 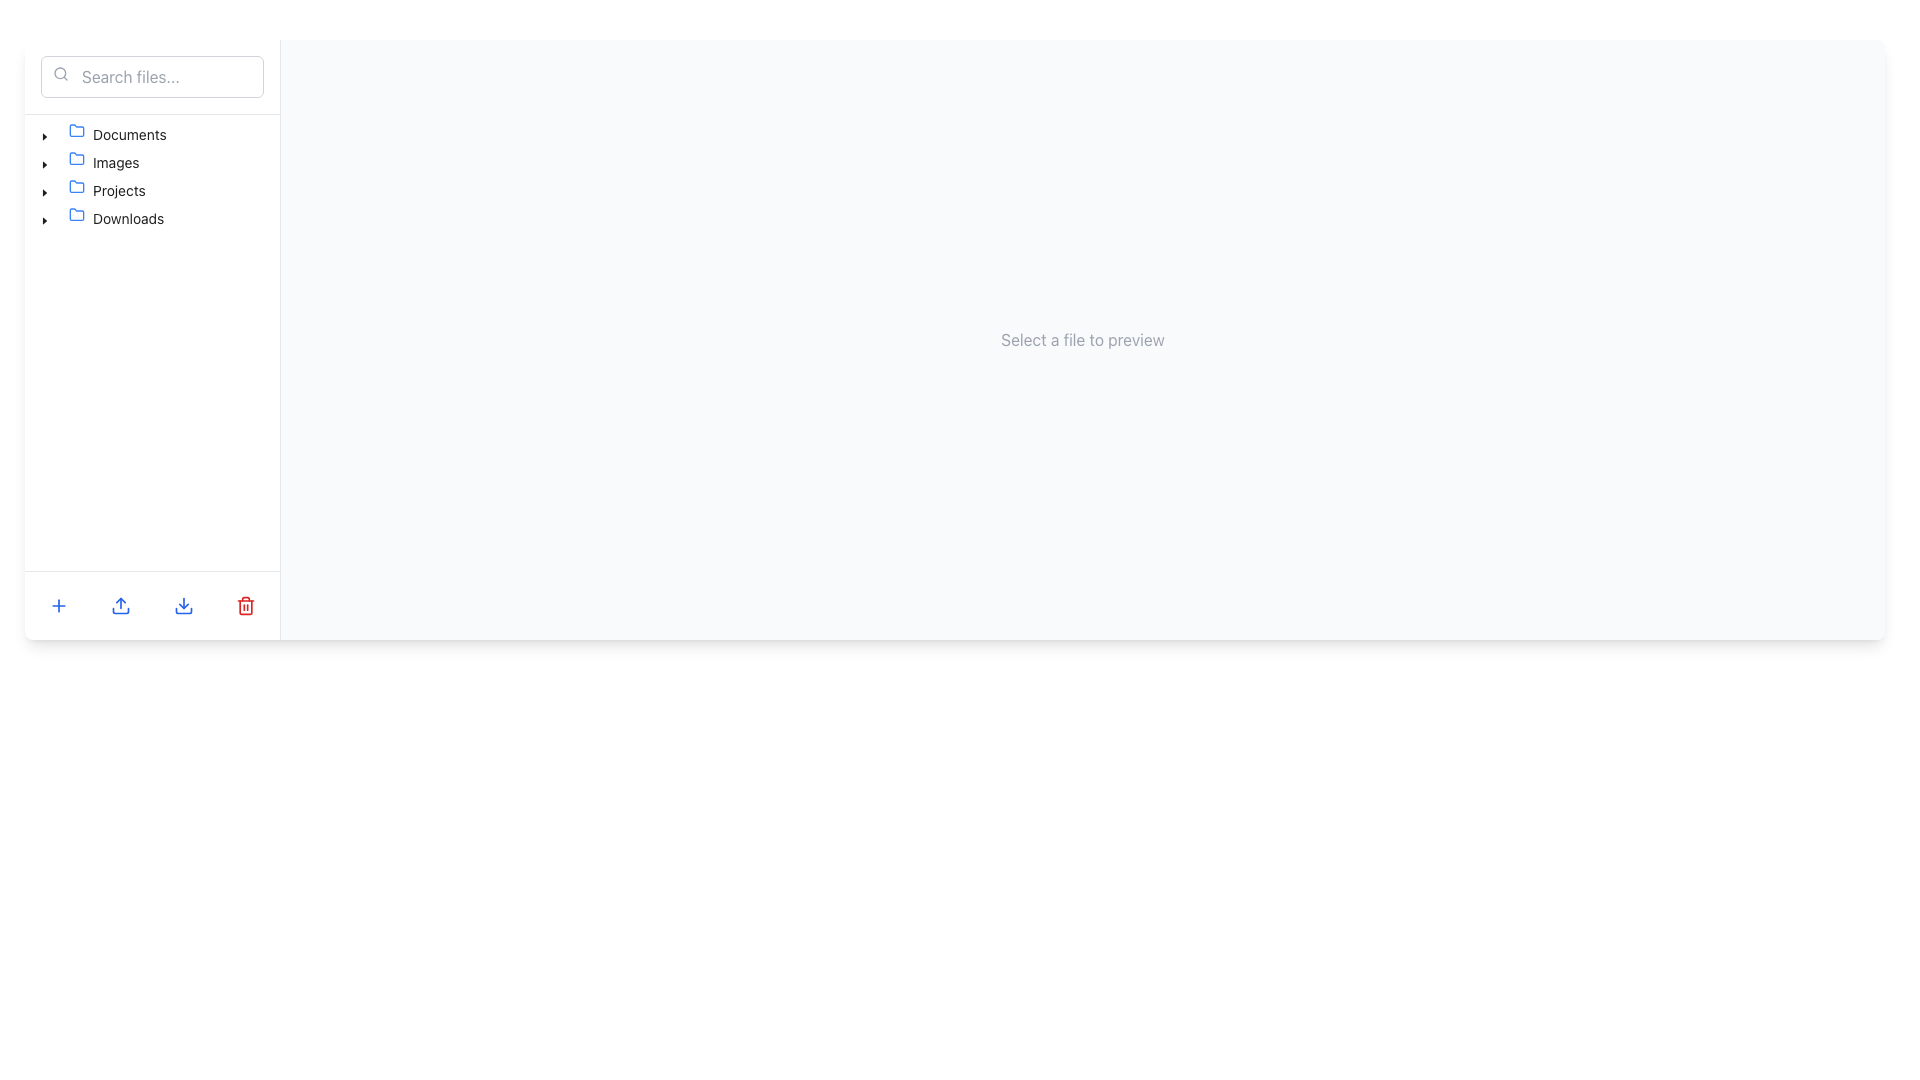 What do you see at coordinates (44, 135) in the screenshot?
I see `the Collapse/Expand Icon located to the left of the 'Documents' text` at bounding box center [44, 135].